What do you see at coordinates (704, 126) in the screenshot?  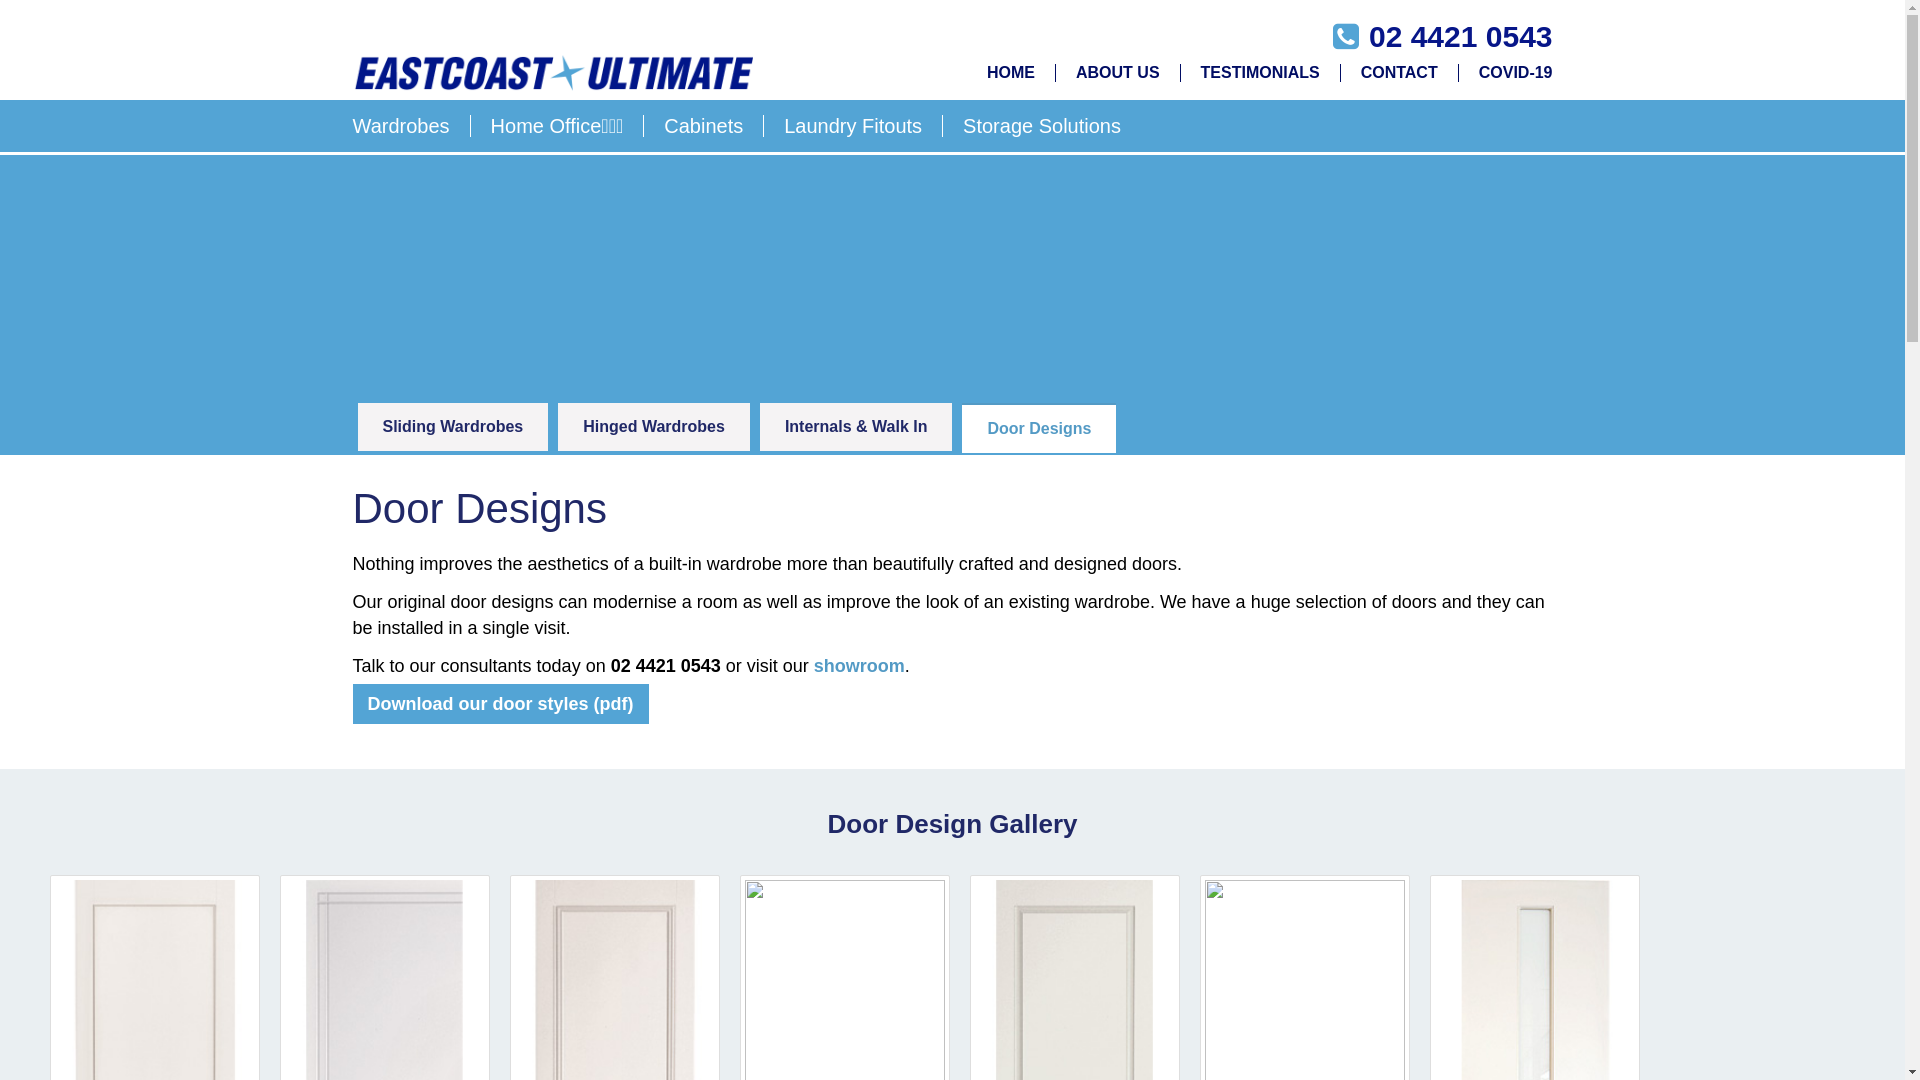 I see `'Cabinets'` at bounding box center [704, 126].